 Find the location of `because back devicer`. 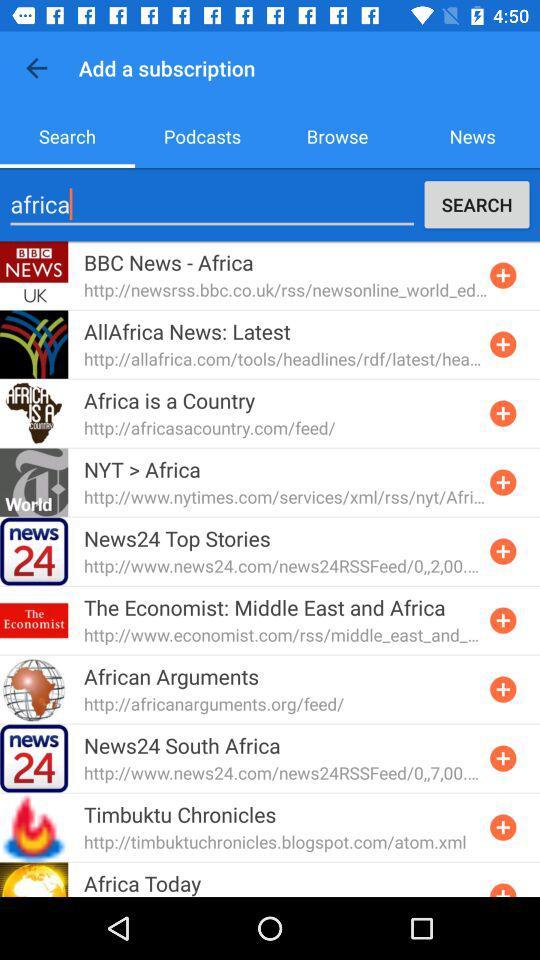

because back devicer is located at coordinates (502, 274).